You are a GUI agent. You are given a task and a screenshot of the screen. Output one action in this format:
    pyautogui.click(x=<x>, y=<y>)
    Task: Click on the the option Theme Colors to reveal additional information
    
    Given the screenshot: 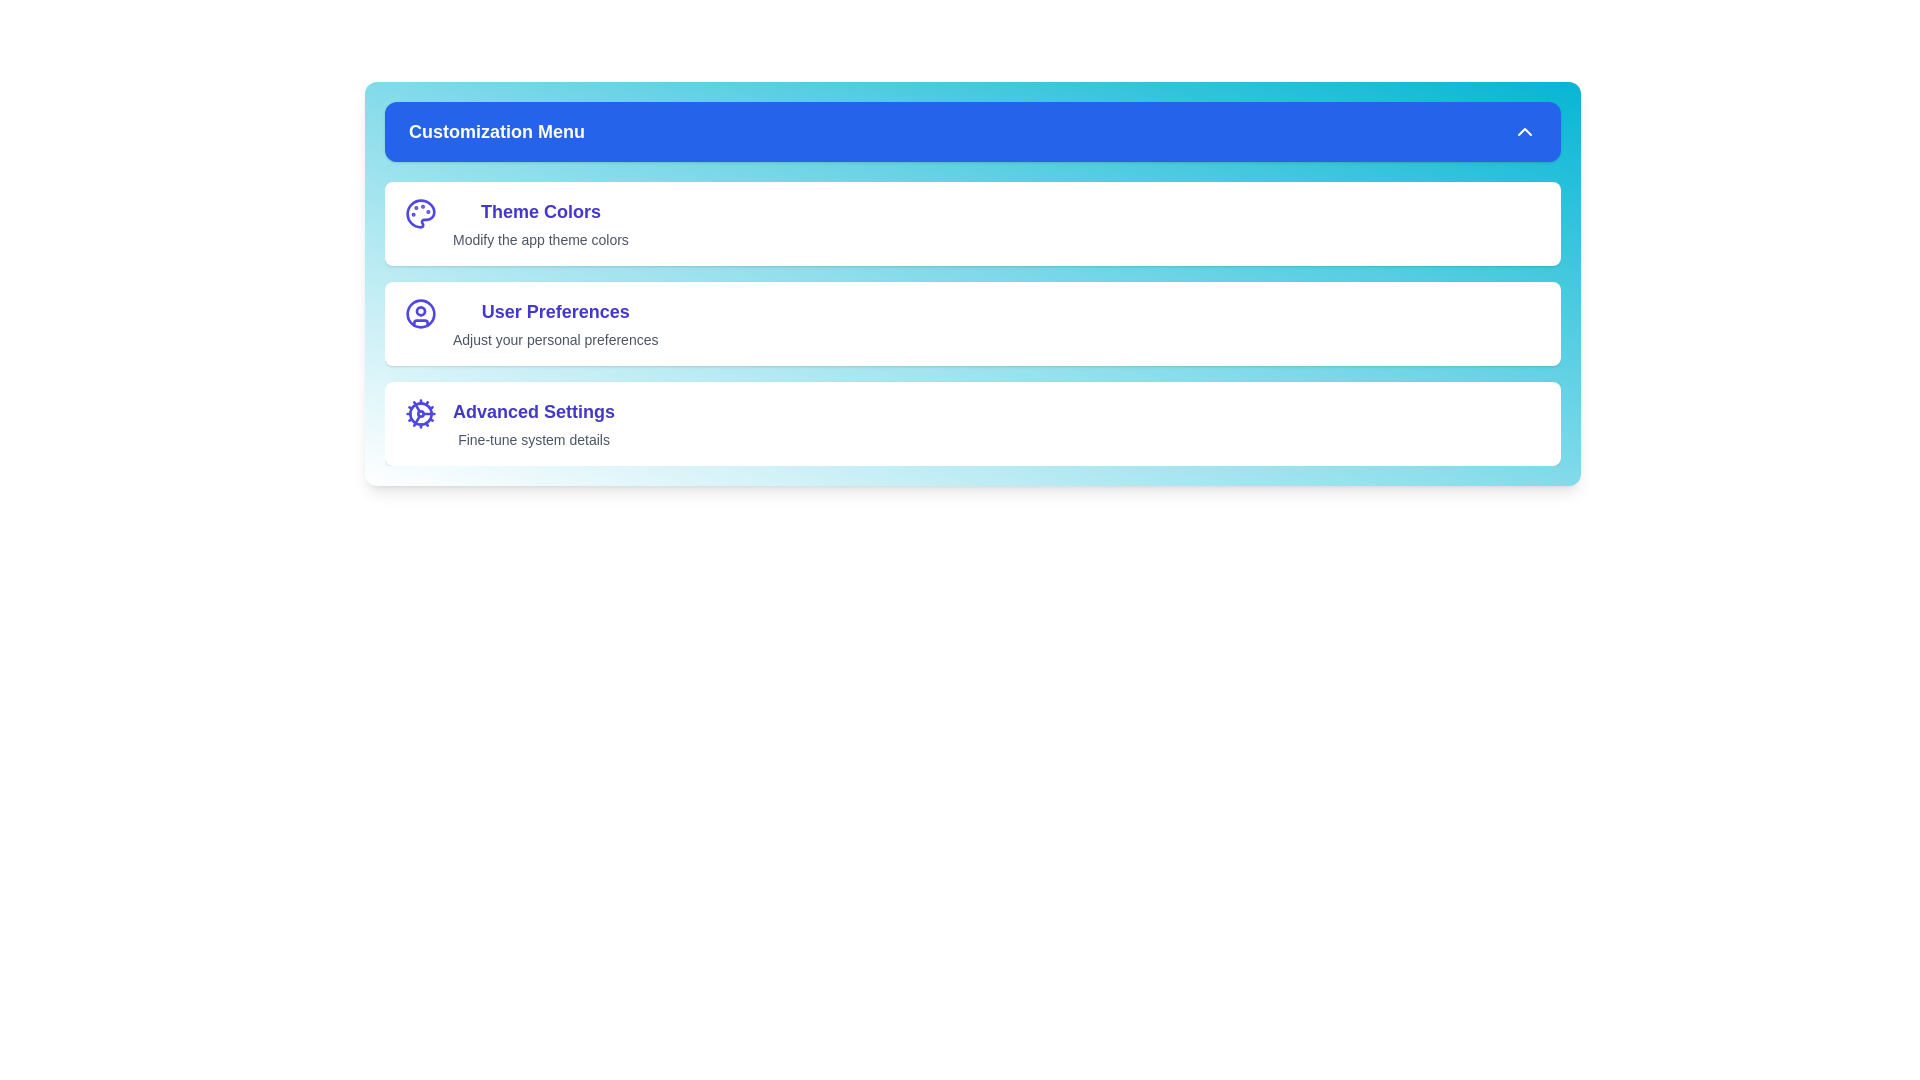 What is the action you would take?
    pyautogui.click(x=420, y=223)
    